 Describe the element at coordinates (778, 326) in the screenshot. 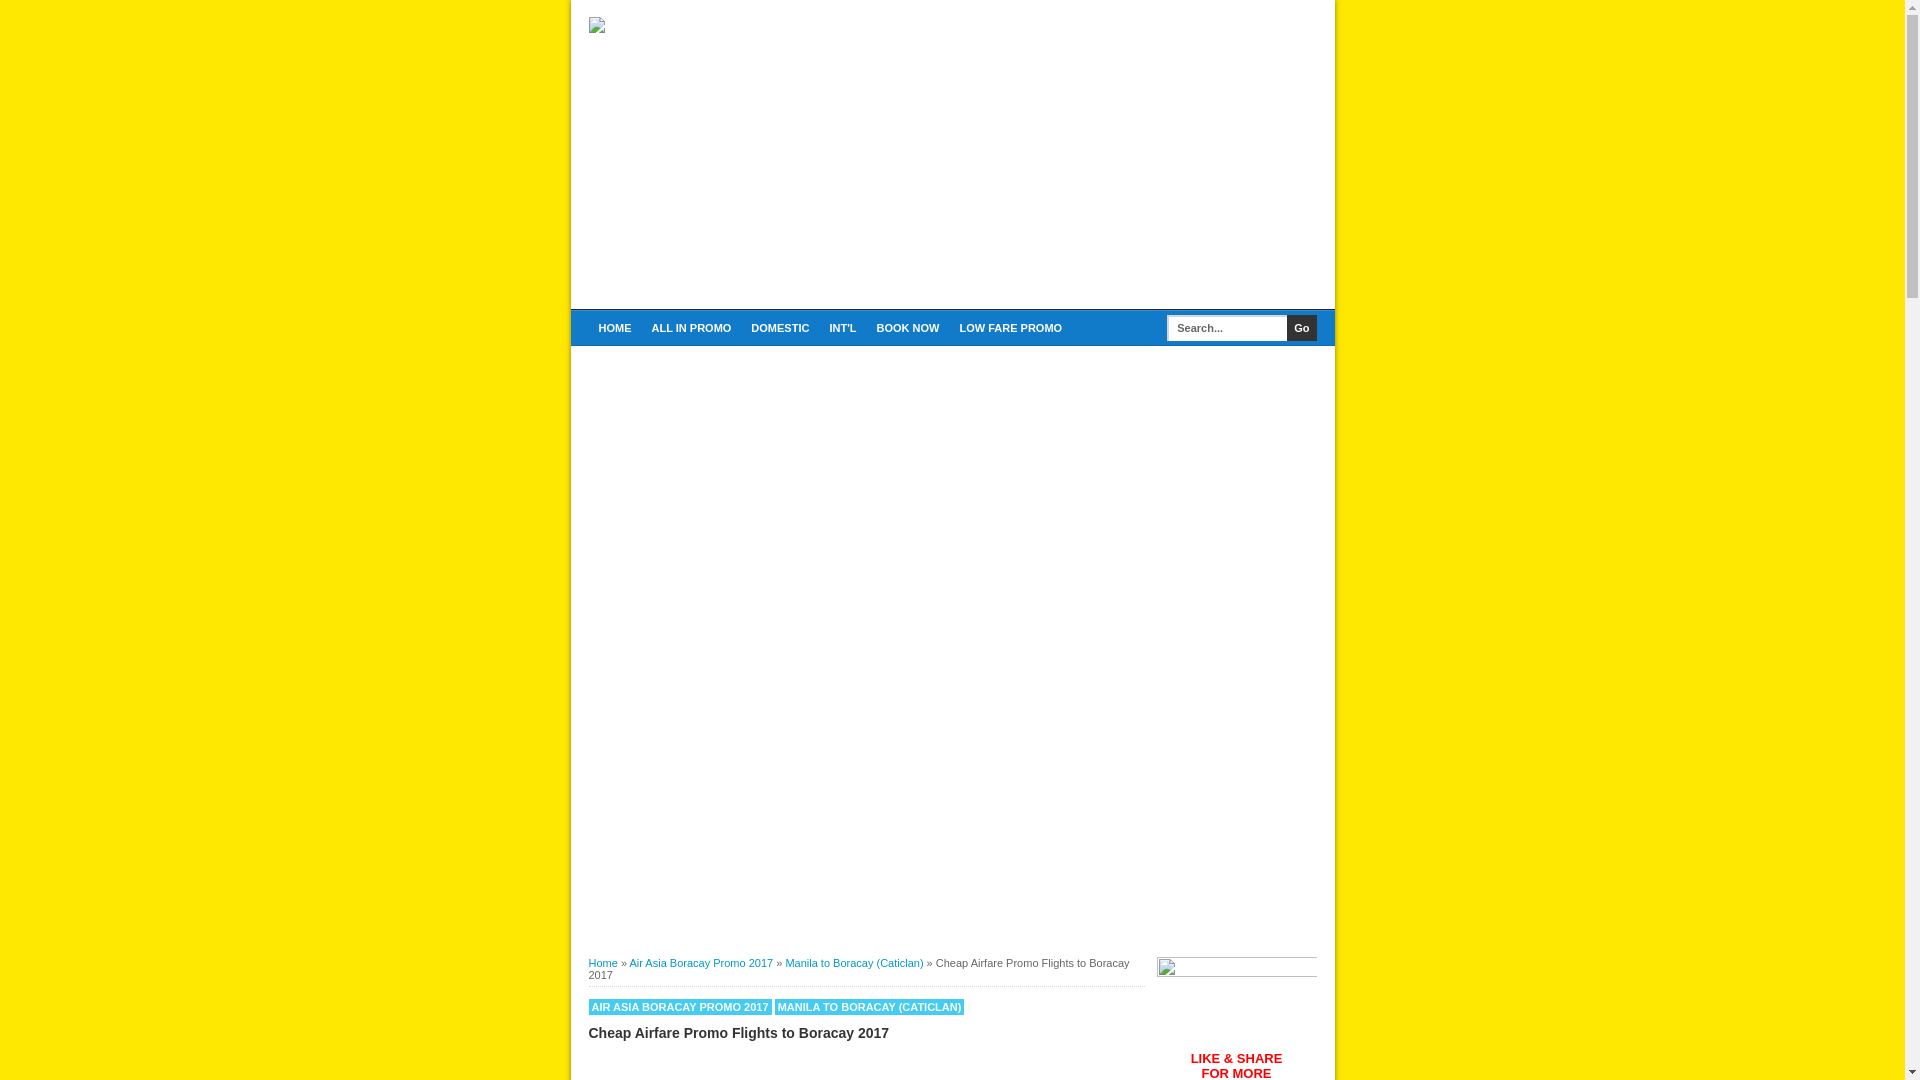

I see `'DOMESTIC'` at that location.